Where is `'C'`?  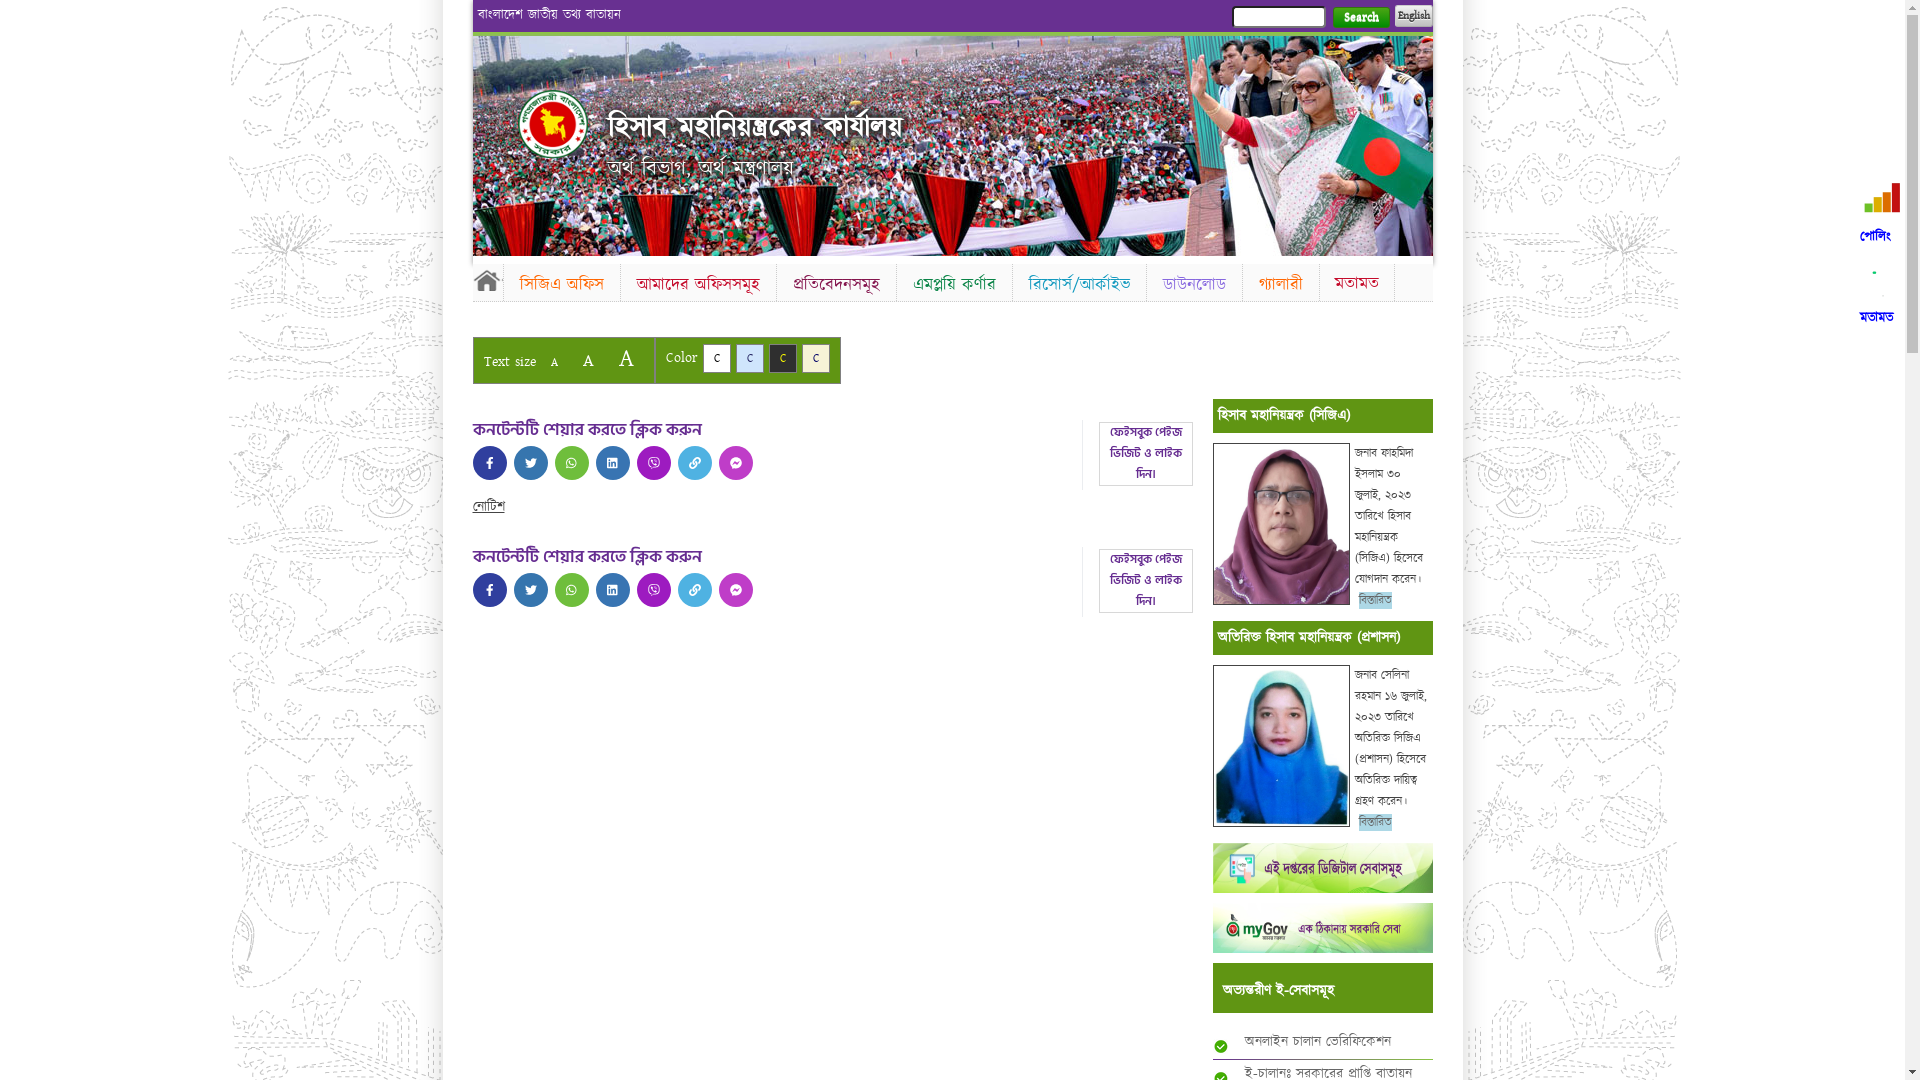 'C' is located at coordinates (734, 357).